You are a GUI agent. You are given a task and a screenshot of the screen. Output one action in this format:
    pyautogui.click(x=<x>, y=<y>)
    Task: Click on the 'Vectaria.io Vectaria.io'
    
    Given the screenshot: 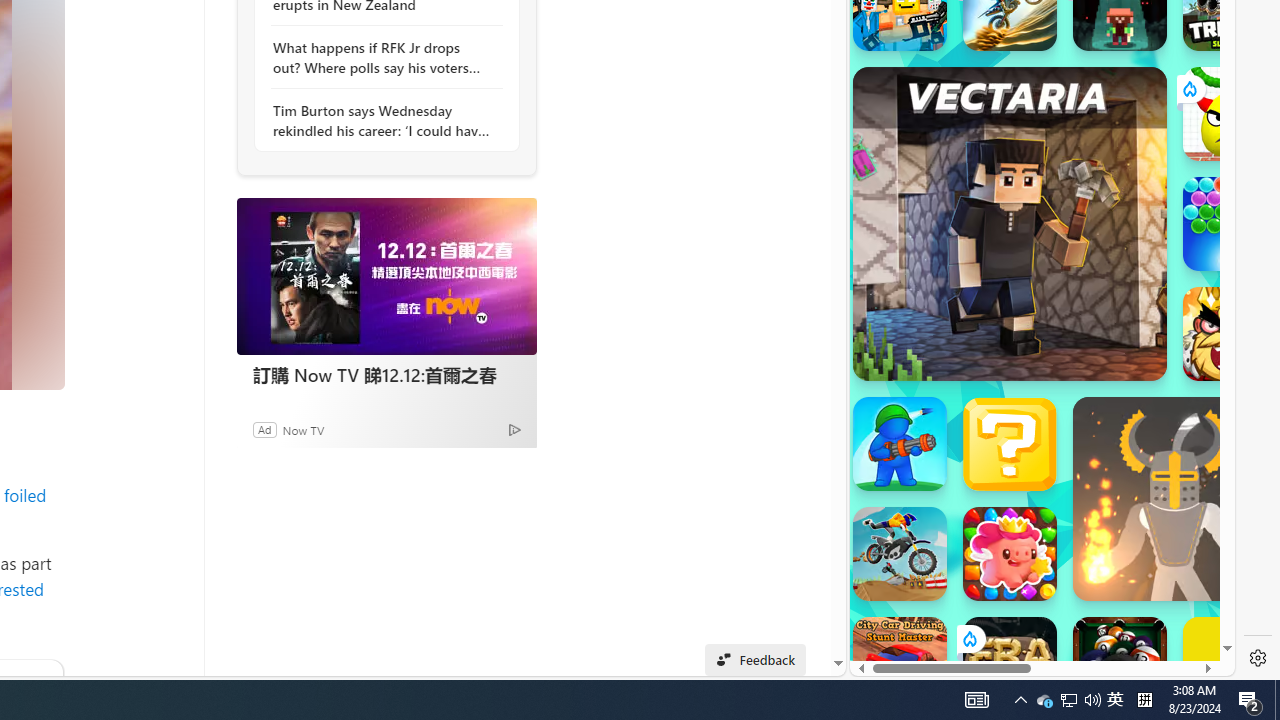 What is the action you would take?
    pyautogui.click(x=1009, y=223)
    